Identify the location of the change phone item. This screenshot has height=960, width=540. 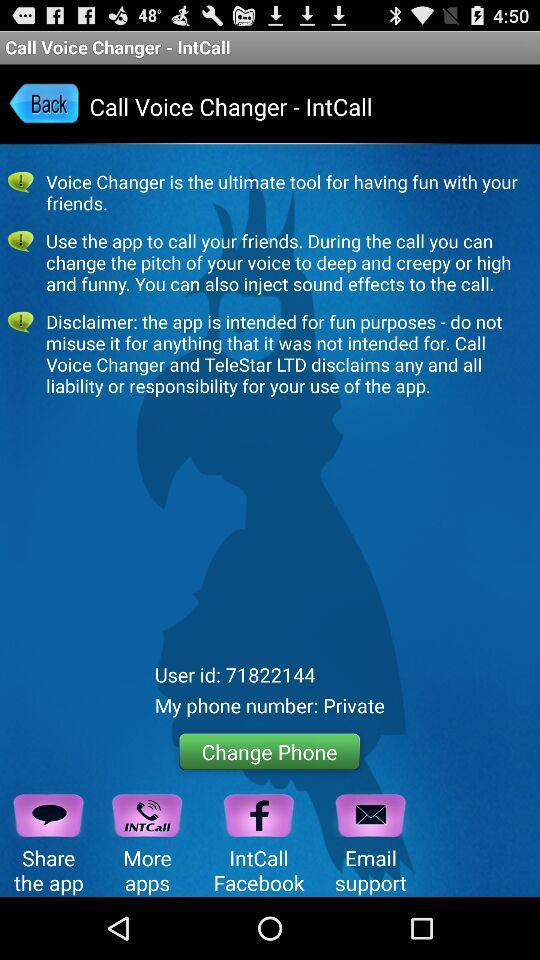
(269, 750).